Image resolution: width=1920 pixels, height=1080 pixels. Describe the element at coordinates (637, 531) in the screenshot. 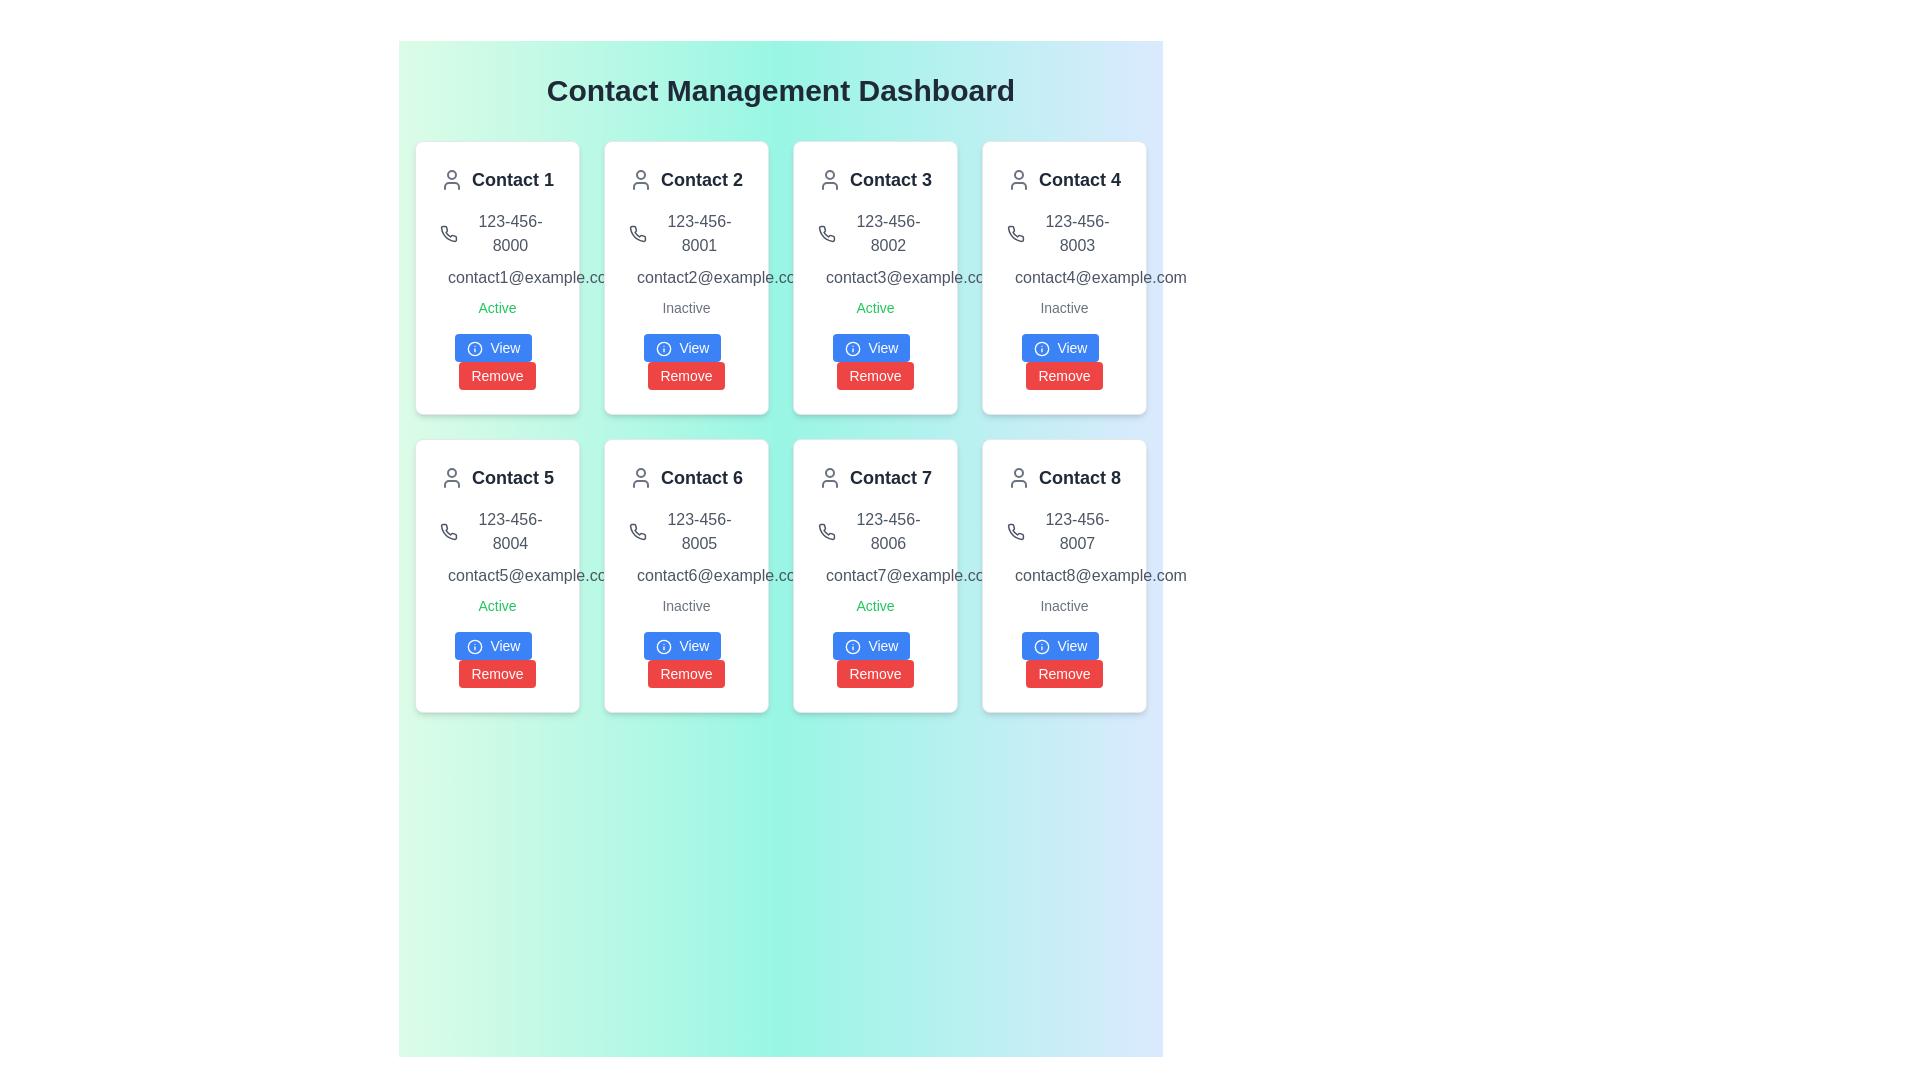

I see `the phone icon representing contact information for 'Contact 6', located in the second row and second column of the grid layout` at that location.